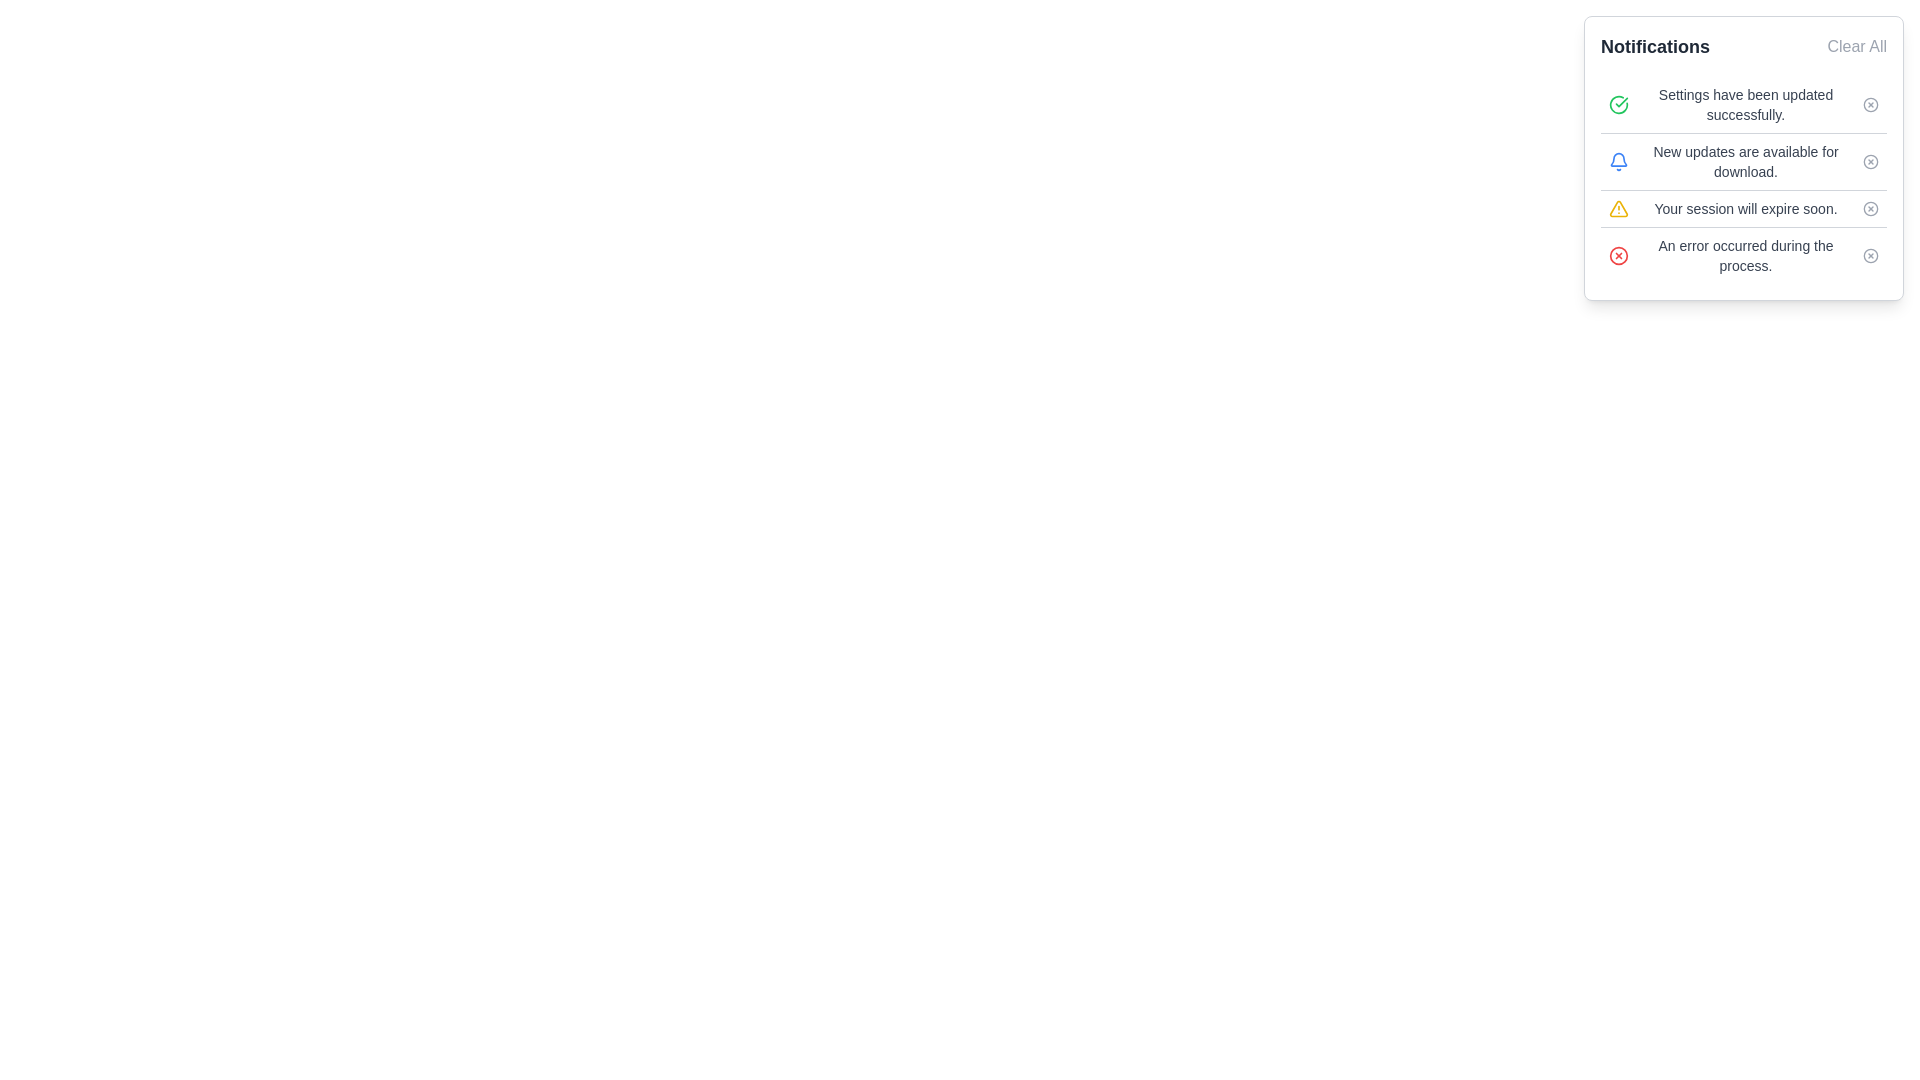  I want to click on text content of the first notification entry that indicates a successful operation, located to the right of a green circle icon with a check mark, so click(1745, 104).